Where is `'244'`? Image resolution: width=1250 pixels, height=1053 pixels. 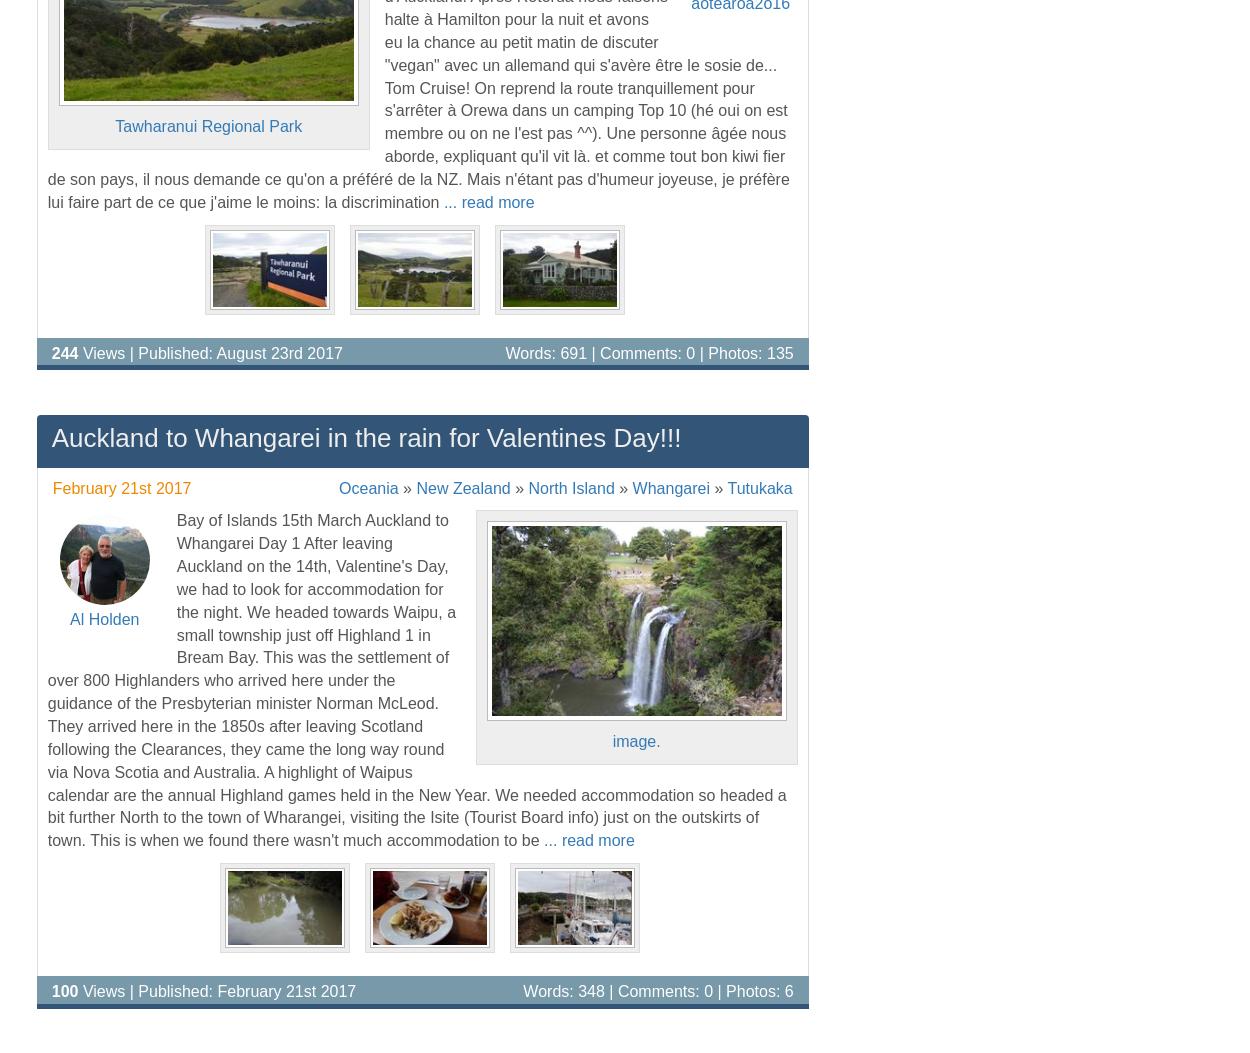 '244' is located at coordinates (51, 351).